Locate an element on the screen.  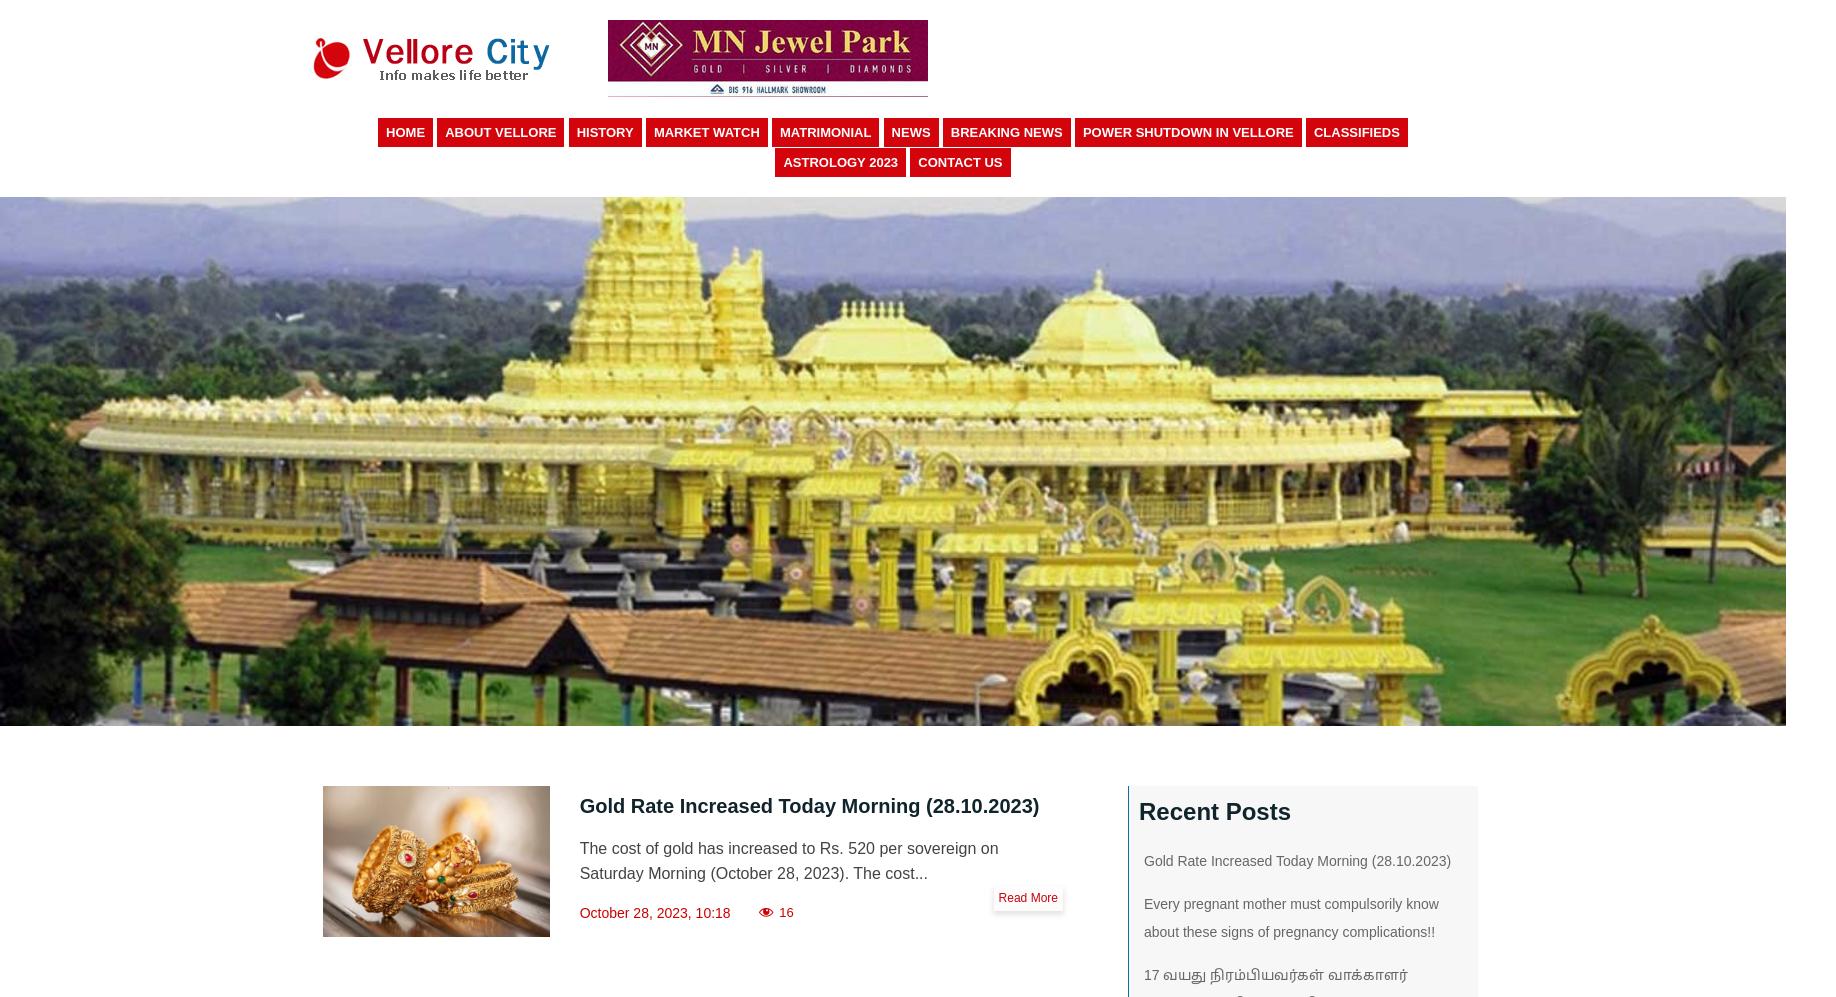
'History' is located at coordinates (574, 132).